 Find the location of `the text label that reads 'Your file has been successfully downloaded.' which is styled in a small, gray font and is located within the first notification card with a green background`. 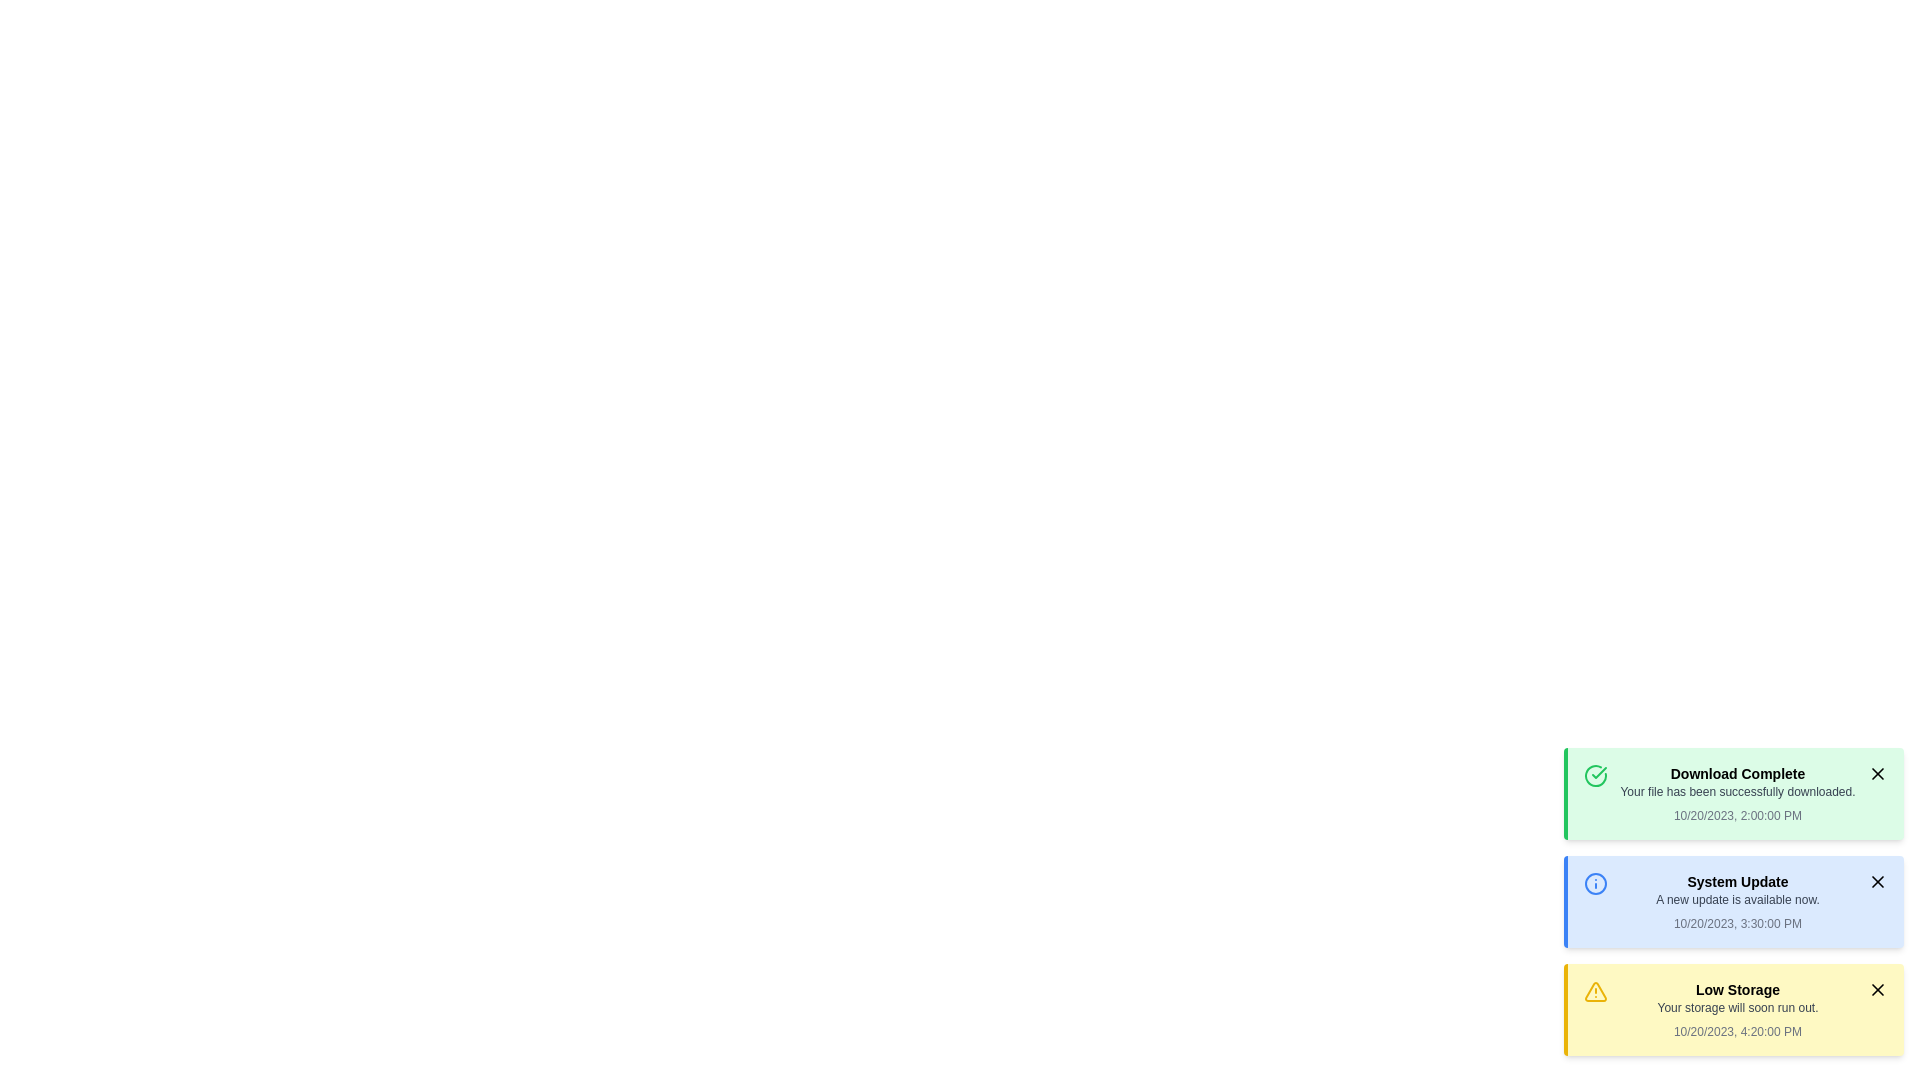

the text label that reads 'Your file has been successfully downloaded.' which is styled in a small, gray font and is located within the first notification card with a green background is located at coordinates (1736, 790).